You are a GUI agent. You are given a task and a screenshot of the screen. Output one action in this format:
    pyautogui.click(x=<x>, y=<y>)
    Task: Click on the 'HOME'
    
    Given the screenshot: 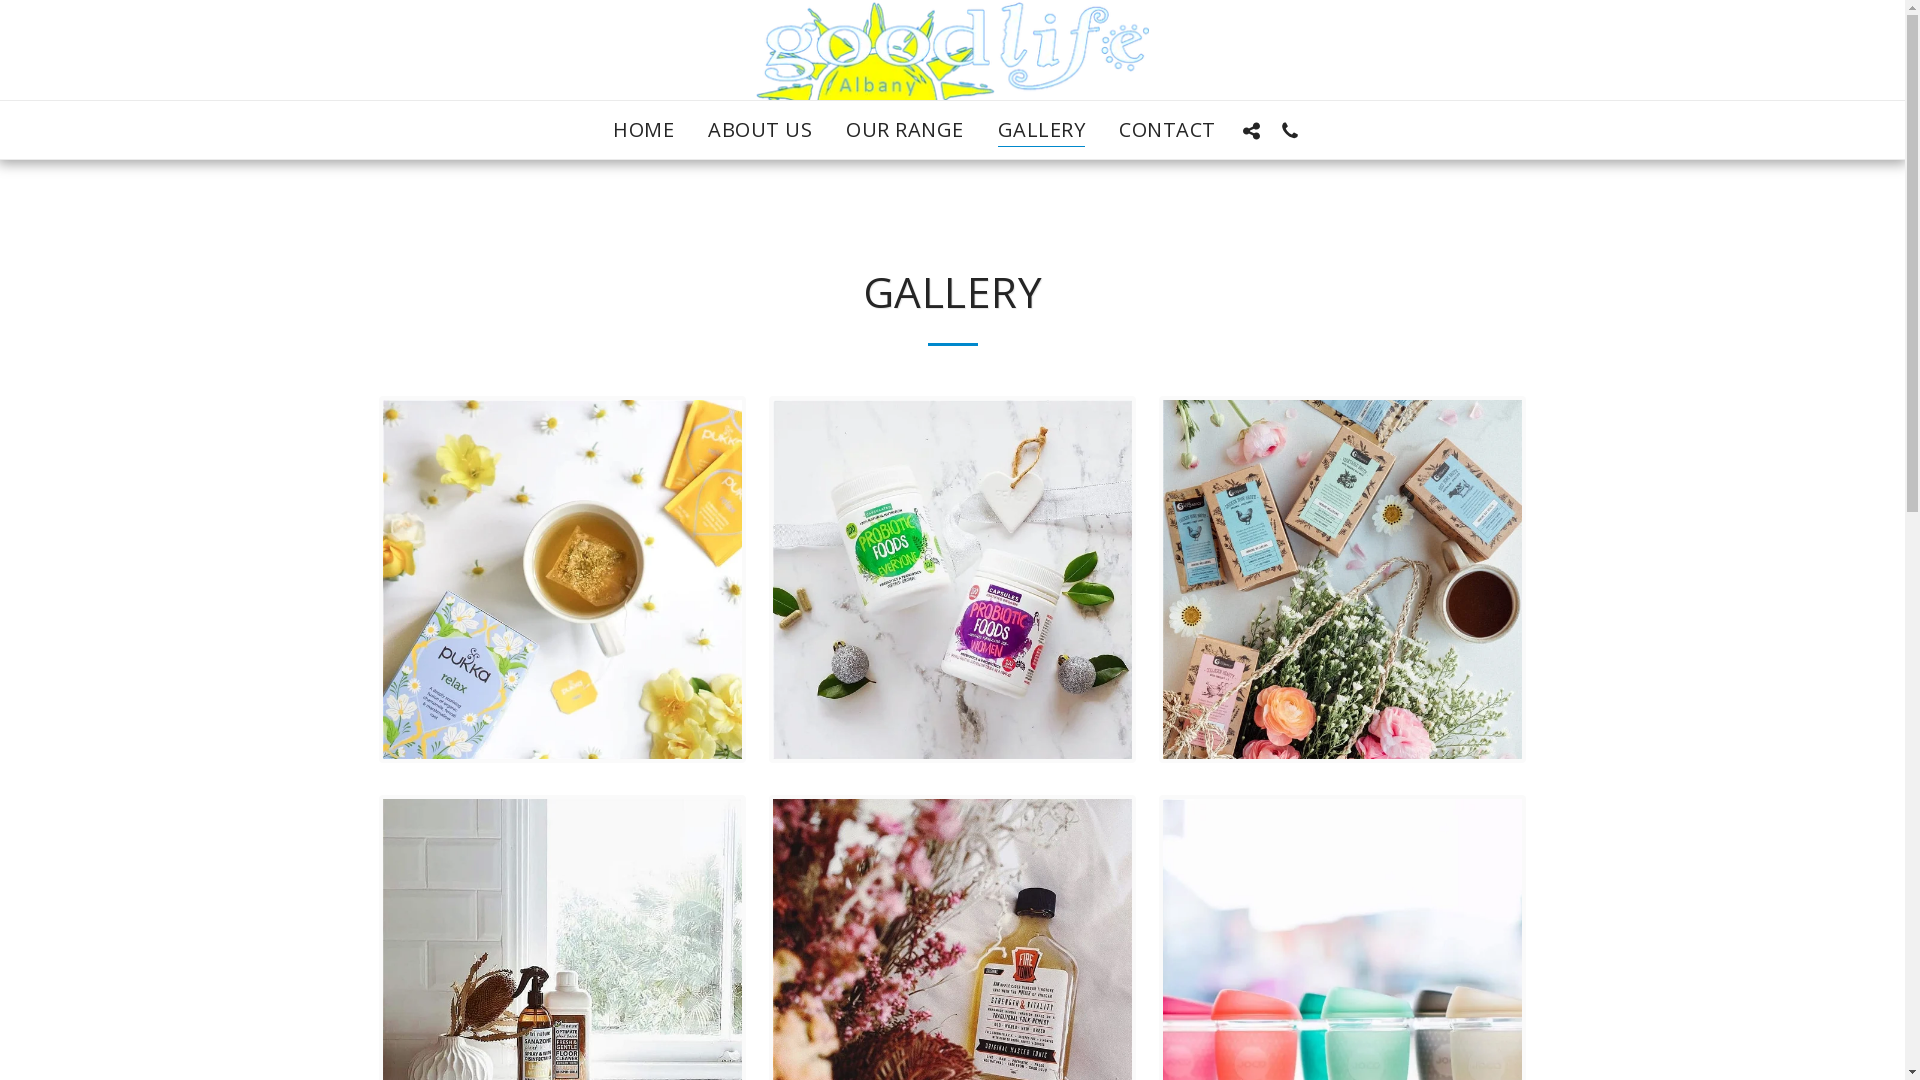 What is the action you would take?
    pyautogui.click(x=595, y=130)
    